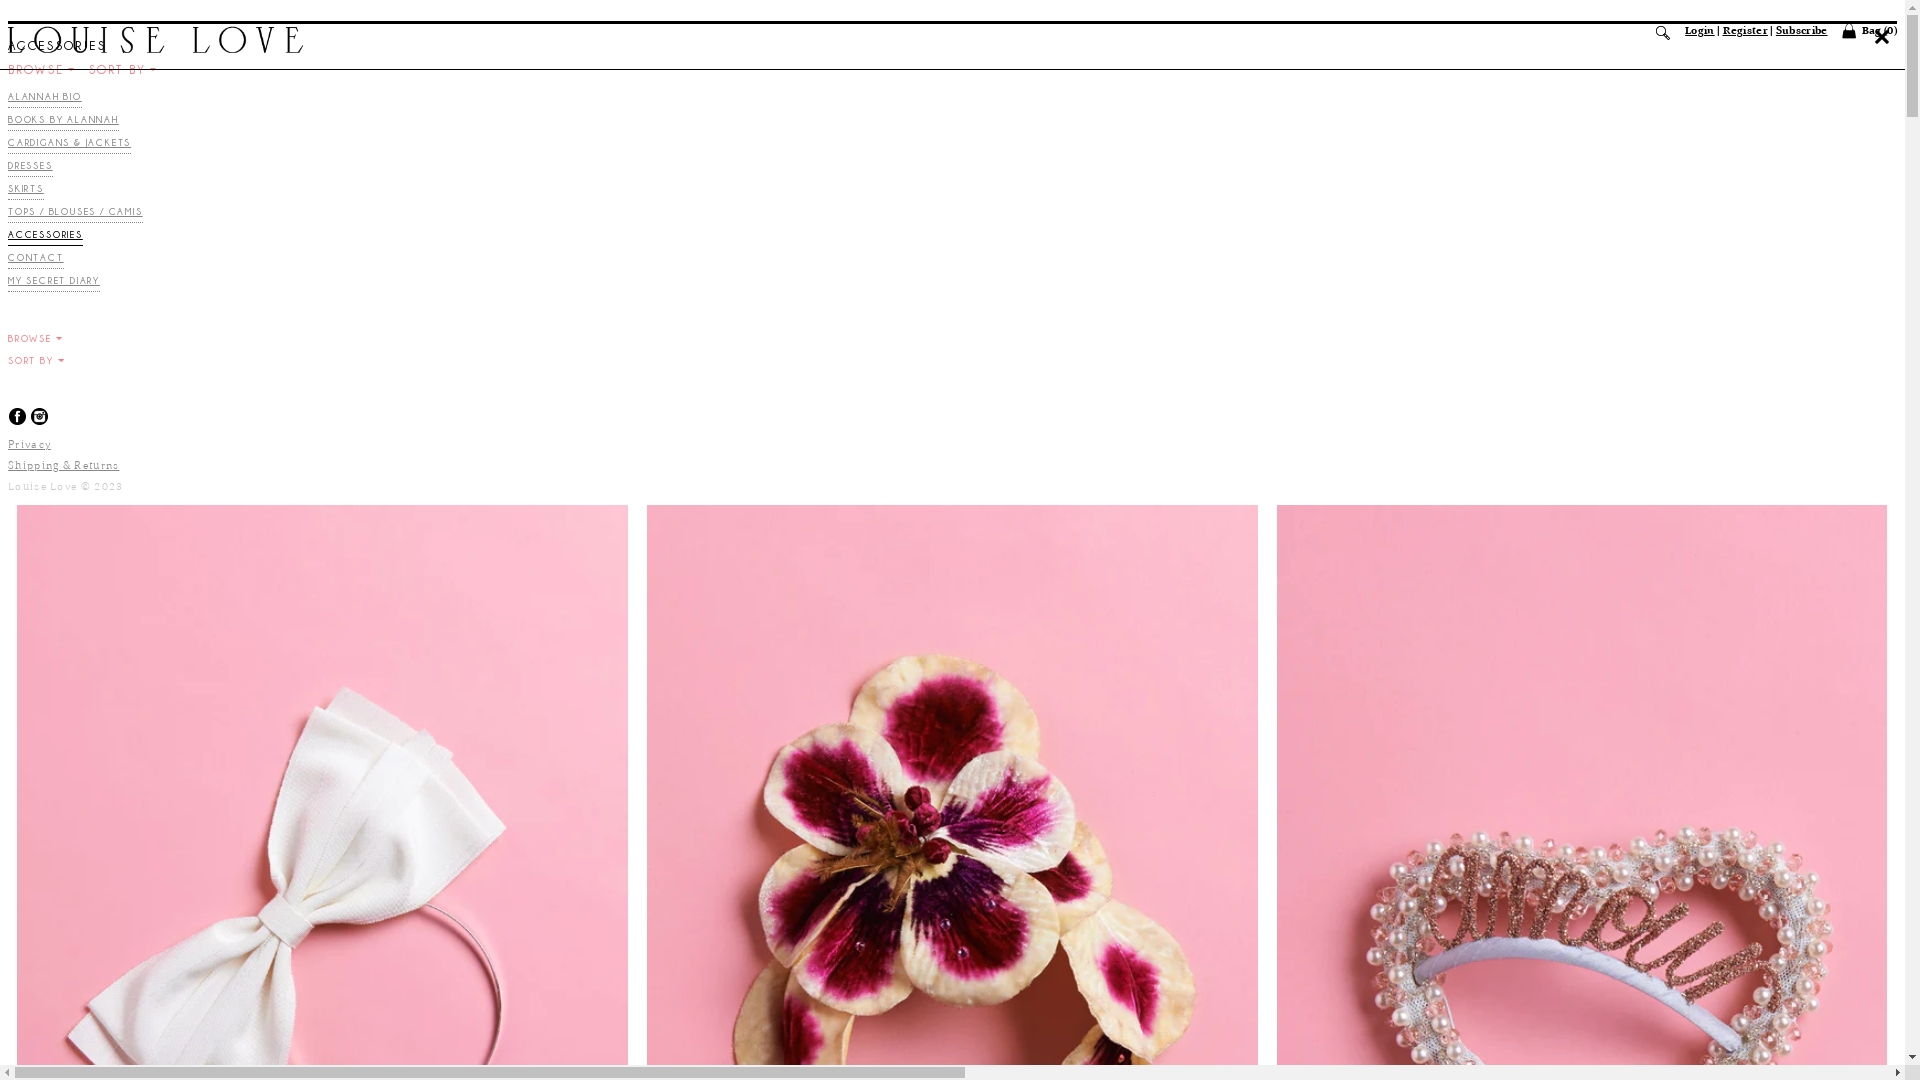  I want to click on 'BOOKS BY ALANNAH', so click(63, 122).